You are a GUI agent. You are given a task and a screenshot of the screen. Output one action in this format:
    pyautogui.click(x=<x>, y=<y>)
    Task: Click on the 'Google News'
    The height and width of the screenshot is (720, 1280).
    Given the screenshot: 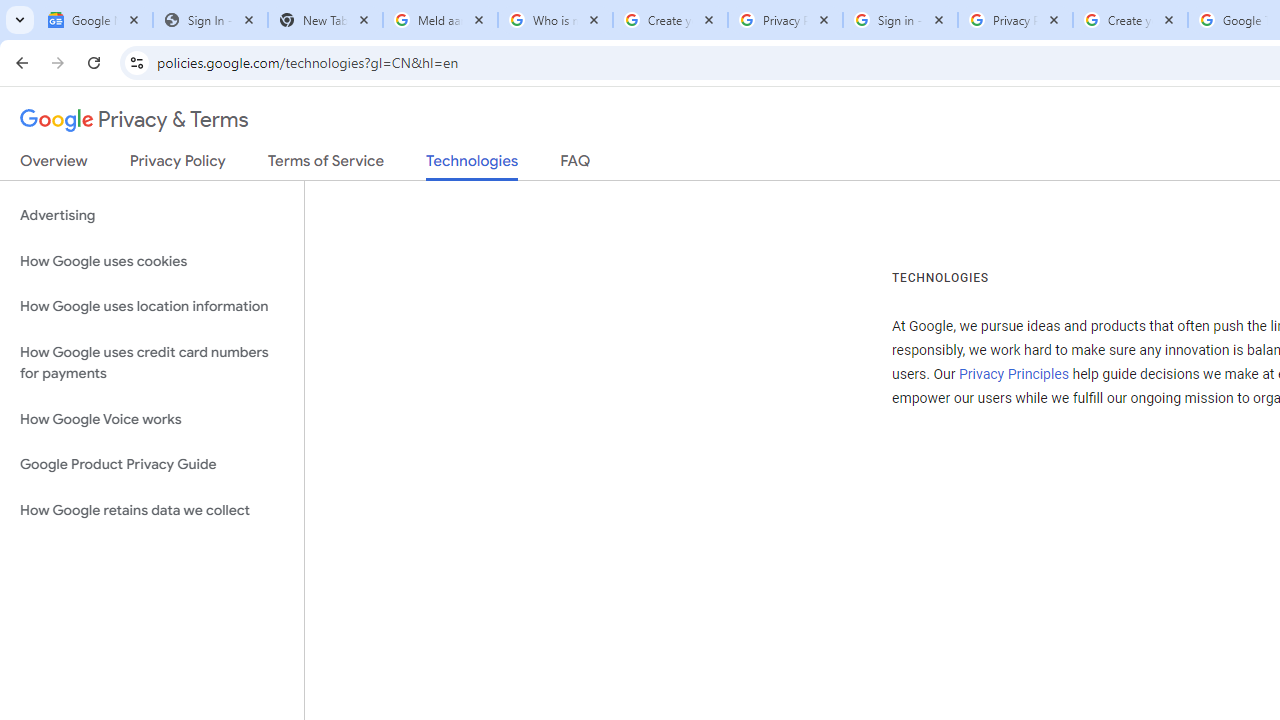 What is the action you would take?
    pyautogui.click(x=94, y=20)
    